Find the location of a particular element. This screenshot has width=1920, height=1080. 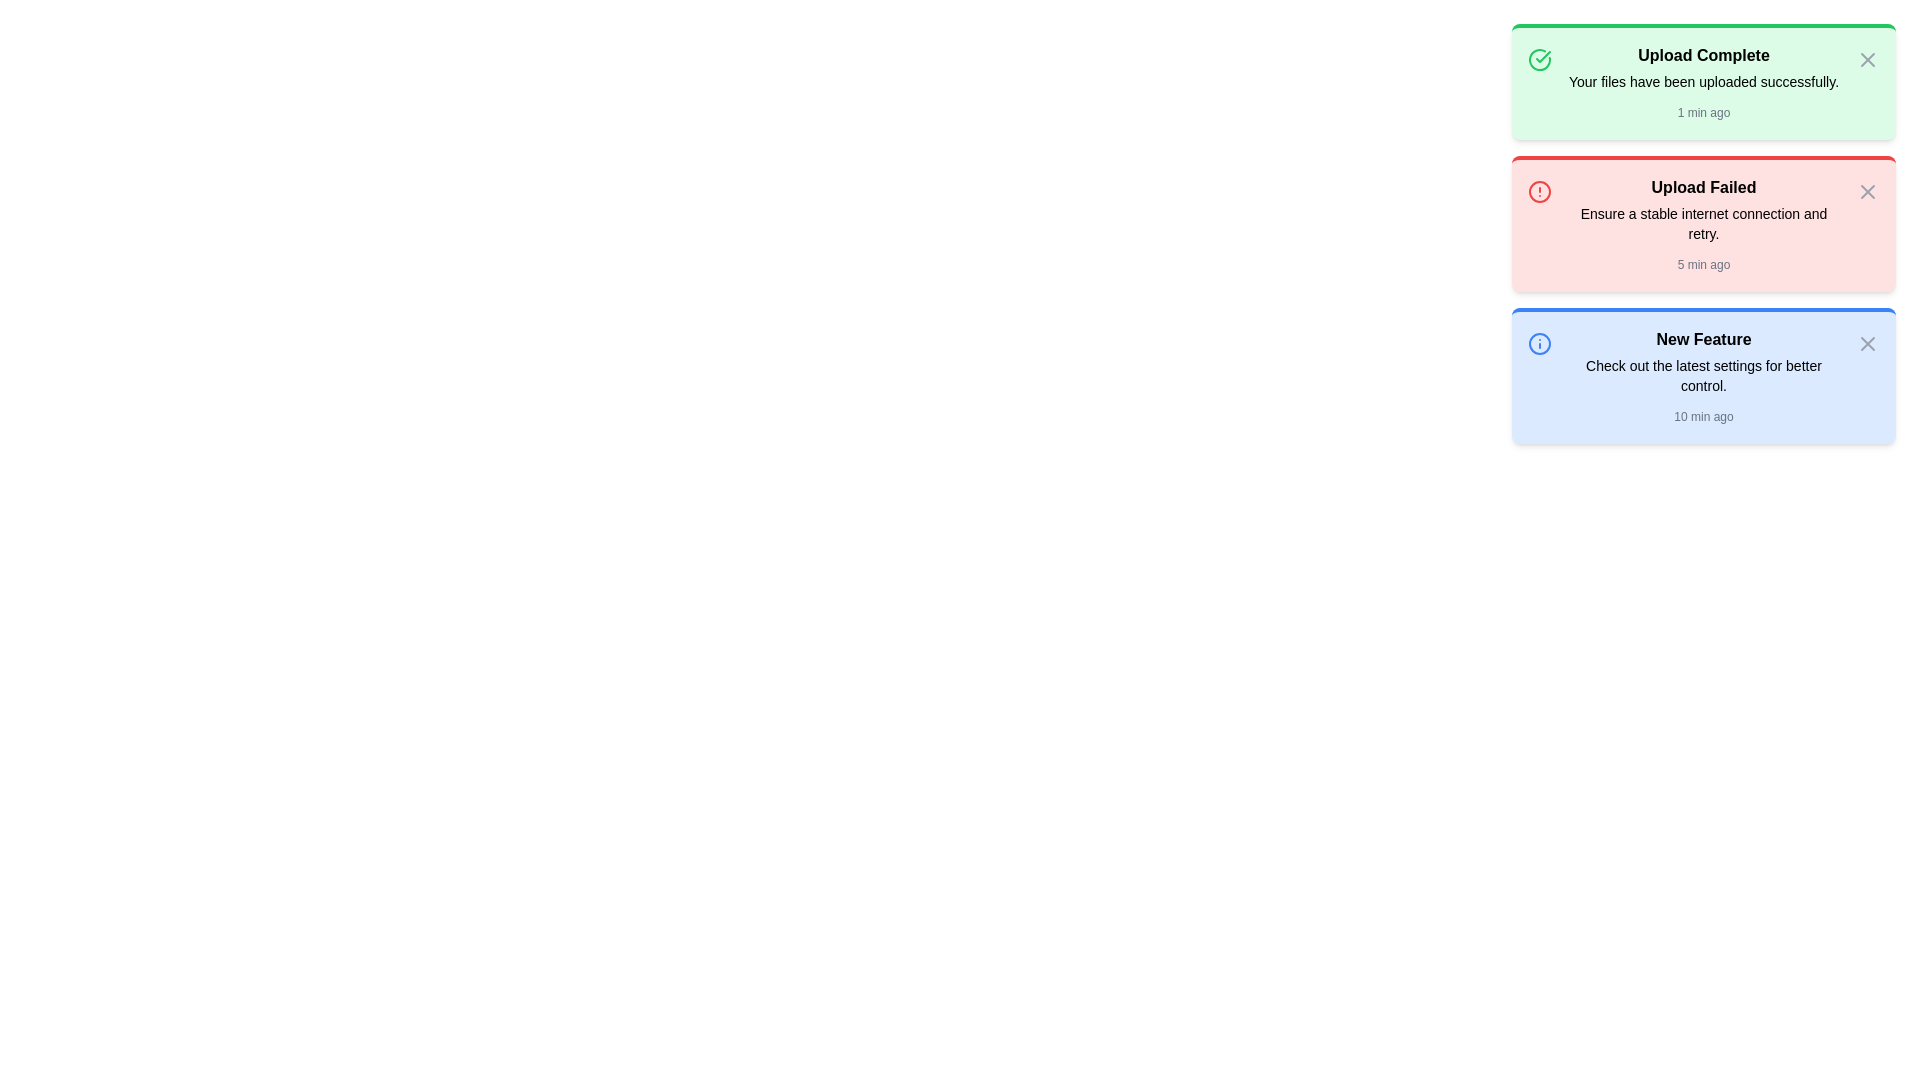

the green checkmark-style icon located in the top left corner of the 'Upload Complete' notification panel is located at coordinates (1539, 59).